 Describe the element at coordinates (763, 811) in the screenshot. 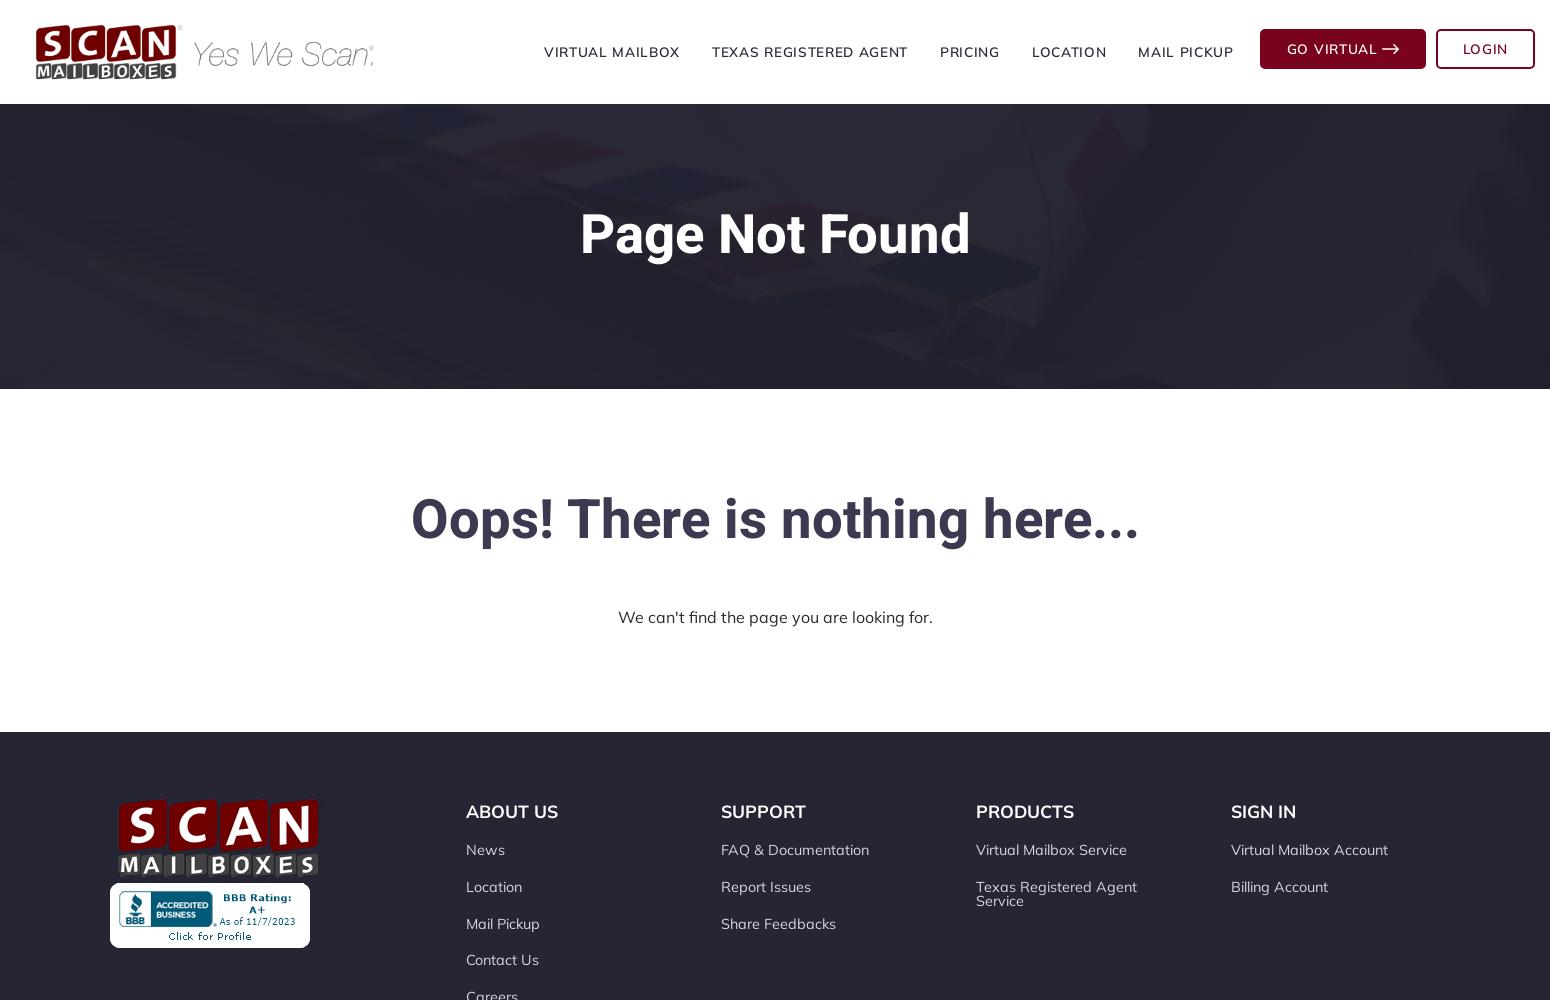

I see `'Support'` at that location.